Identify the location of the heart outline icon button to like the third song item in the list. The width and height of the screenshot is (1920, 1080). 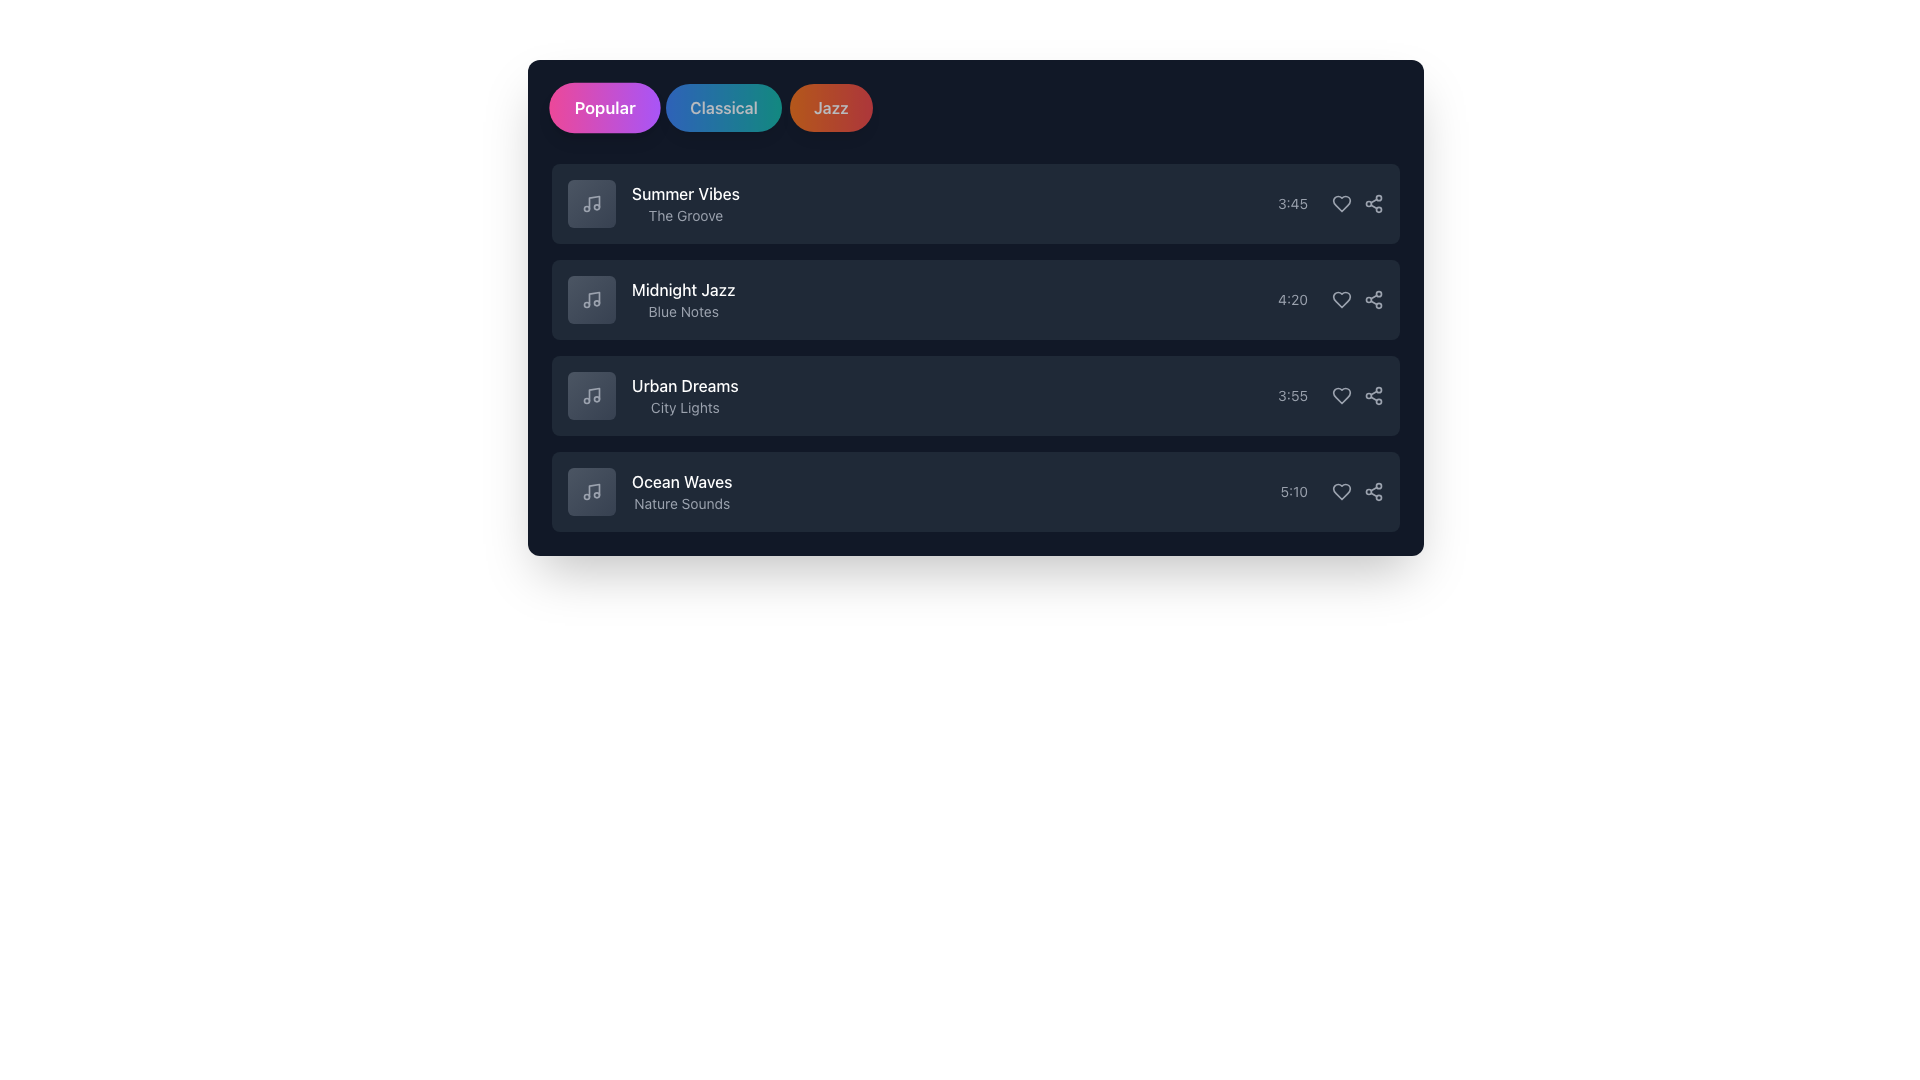
(1342, 396).